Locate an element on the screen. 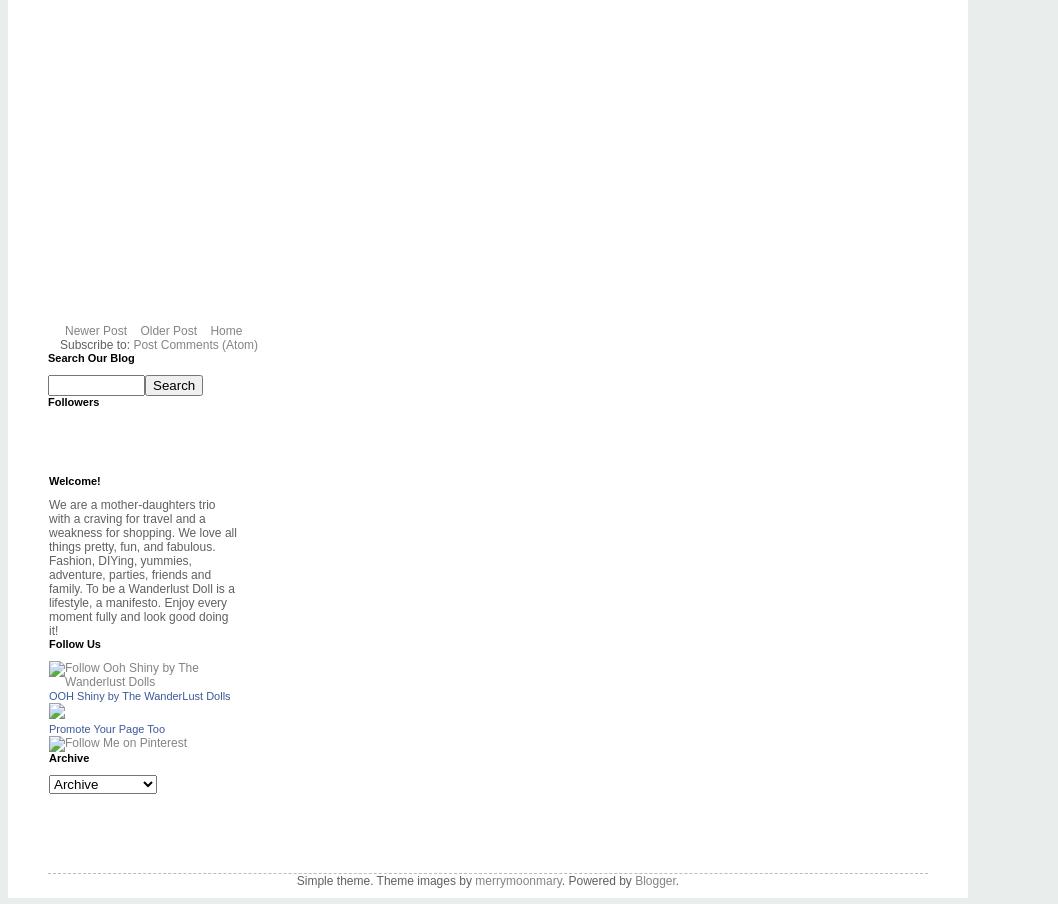  'Simple theme. Theme images by' is located at coordinates (385, 880).